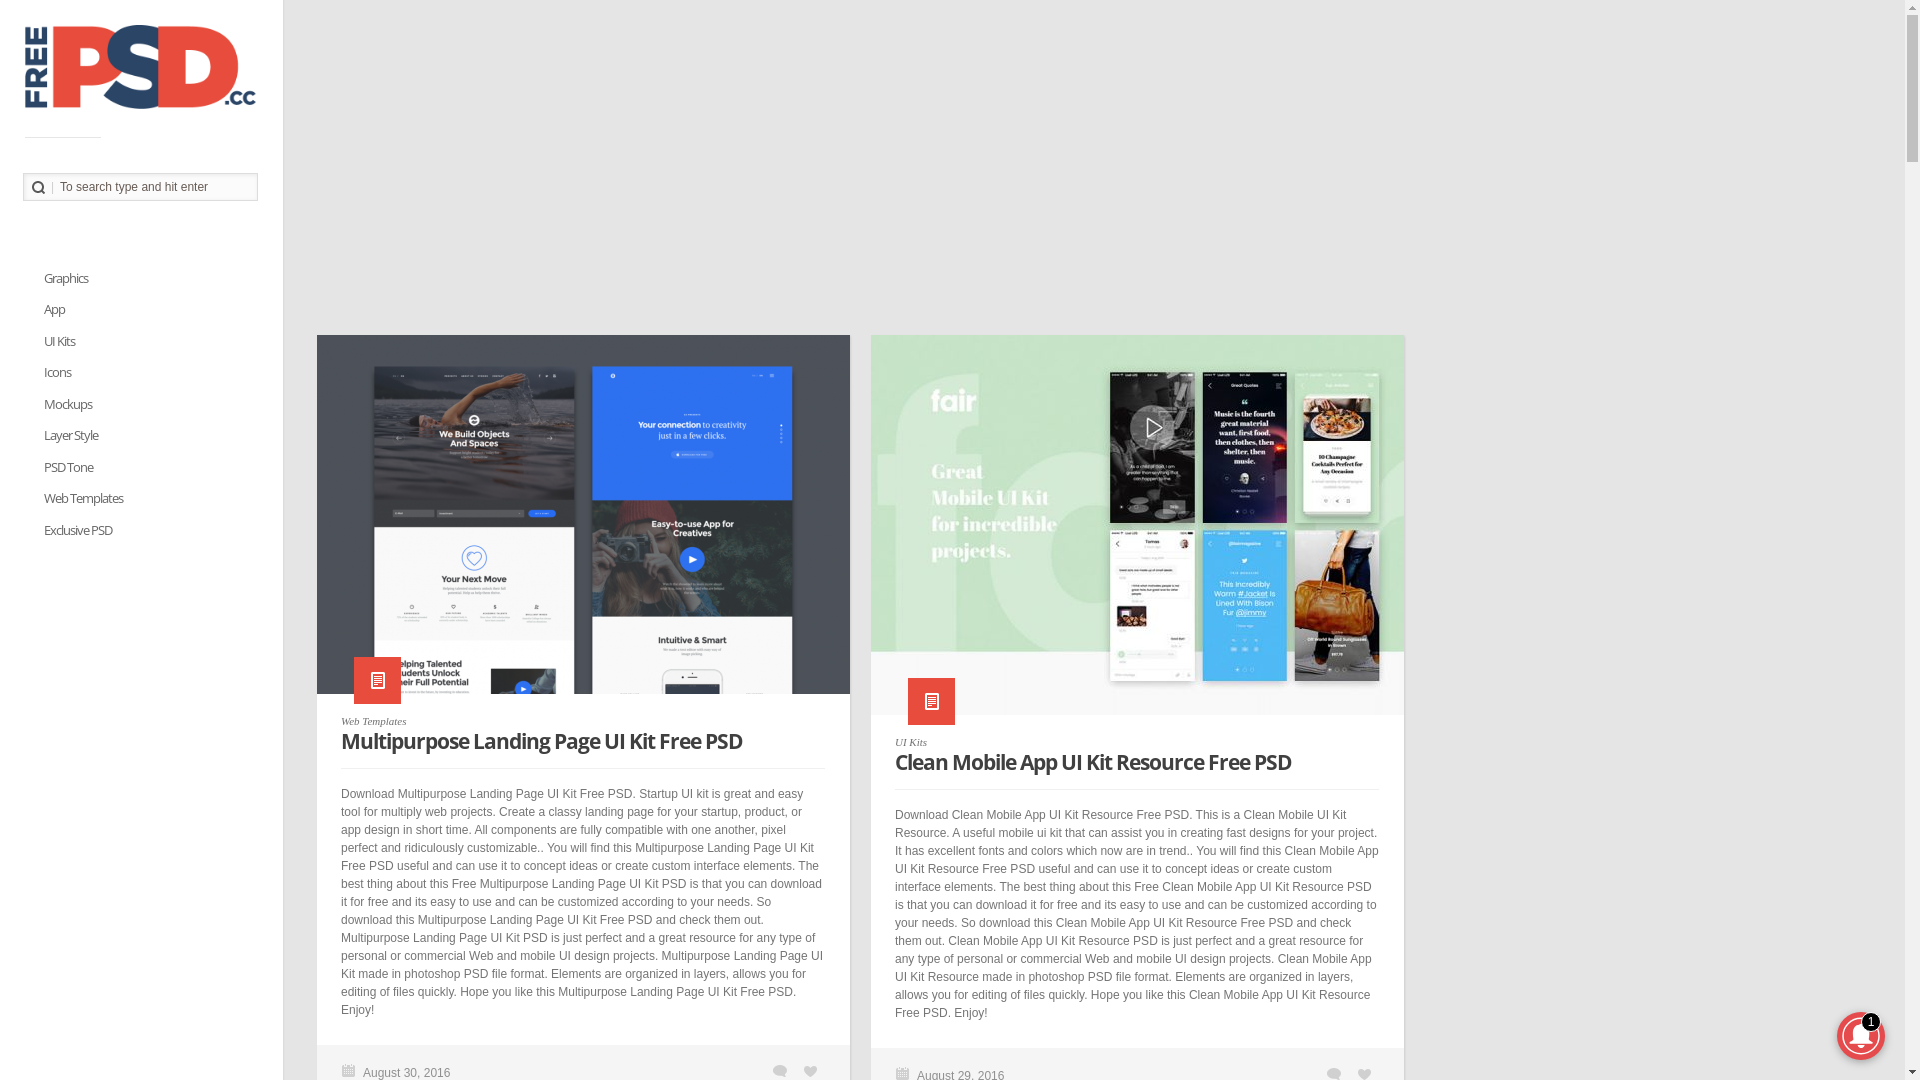  I want to click on 'Mockups', so click(23, 404).